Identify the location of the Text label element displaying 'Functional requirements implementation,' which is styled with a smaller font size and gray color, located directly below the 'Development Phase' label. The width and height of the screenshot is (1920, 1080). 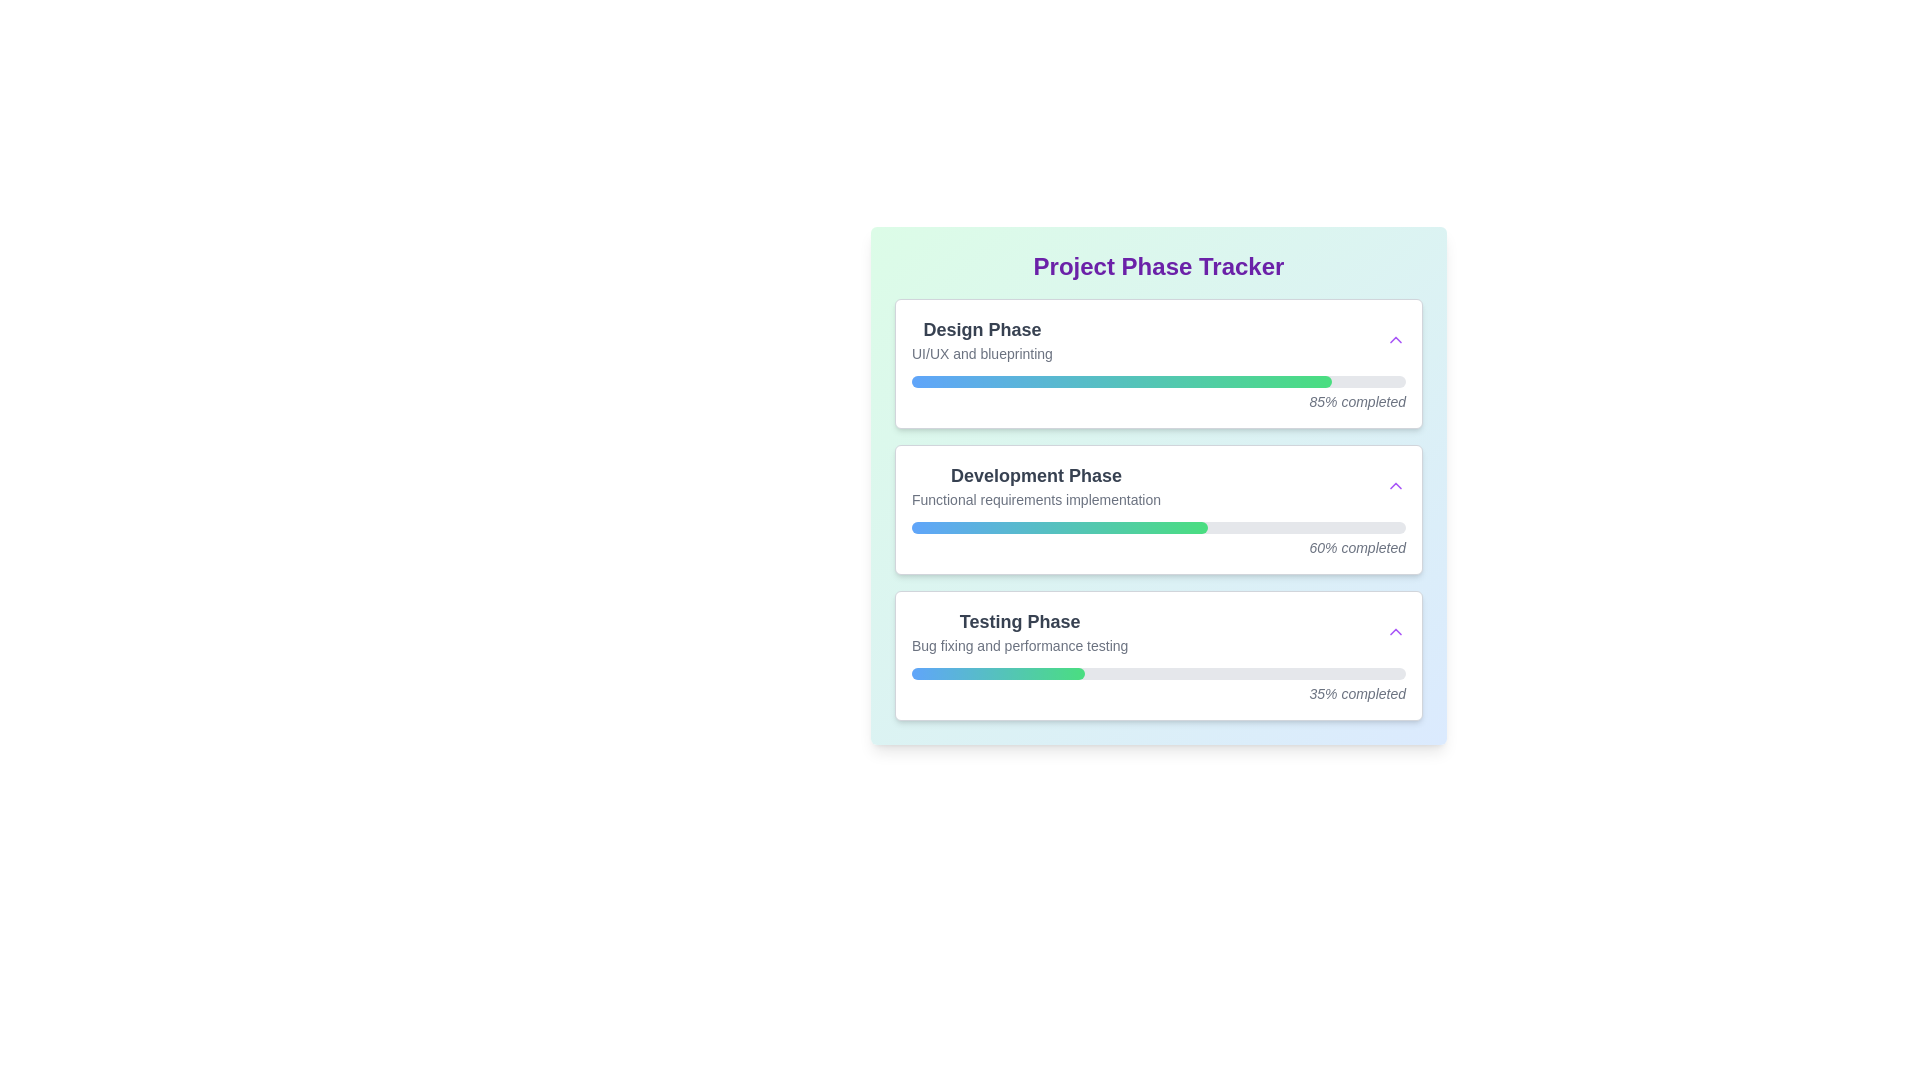
(1036, 499).